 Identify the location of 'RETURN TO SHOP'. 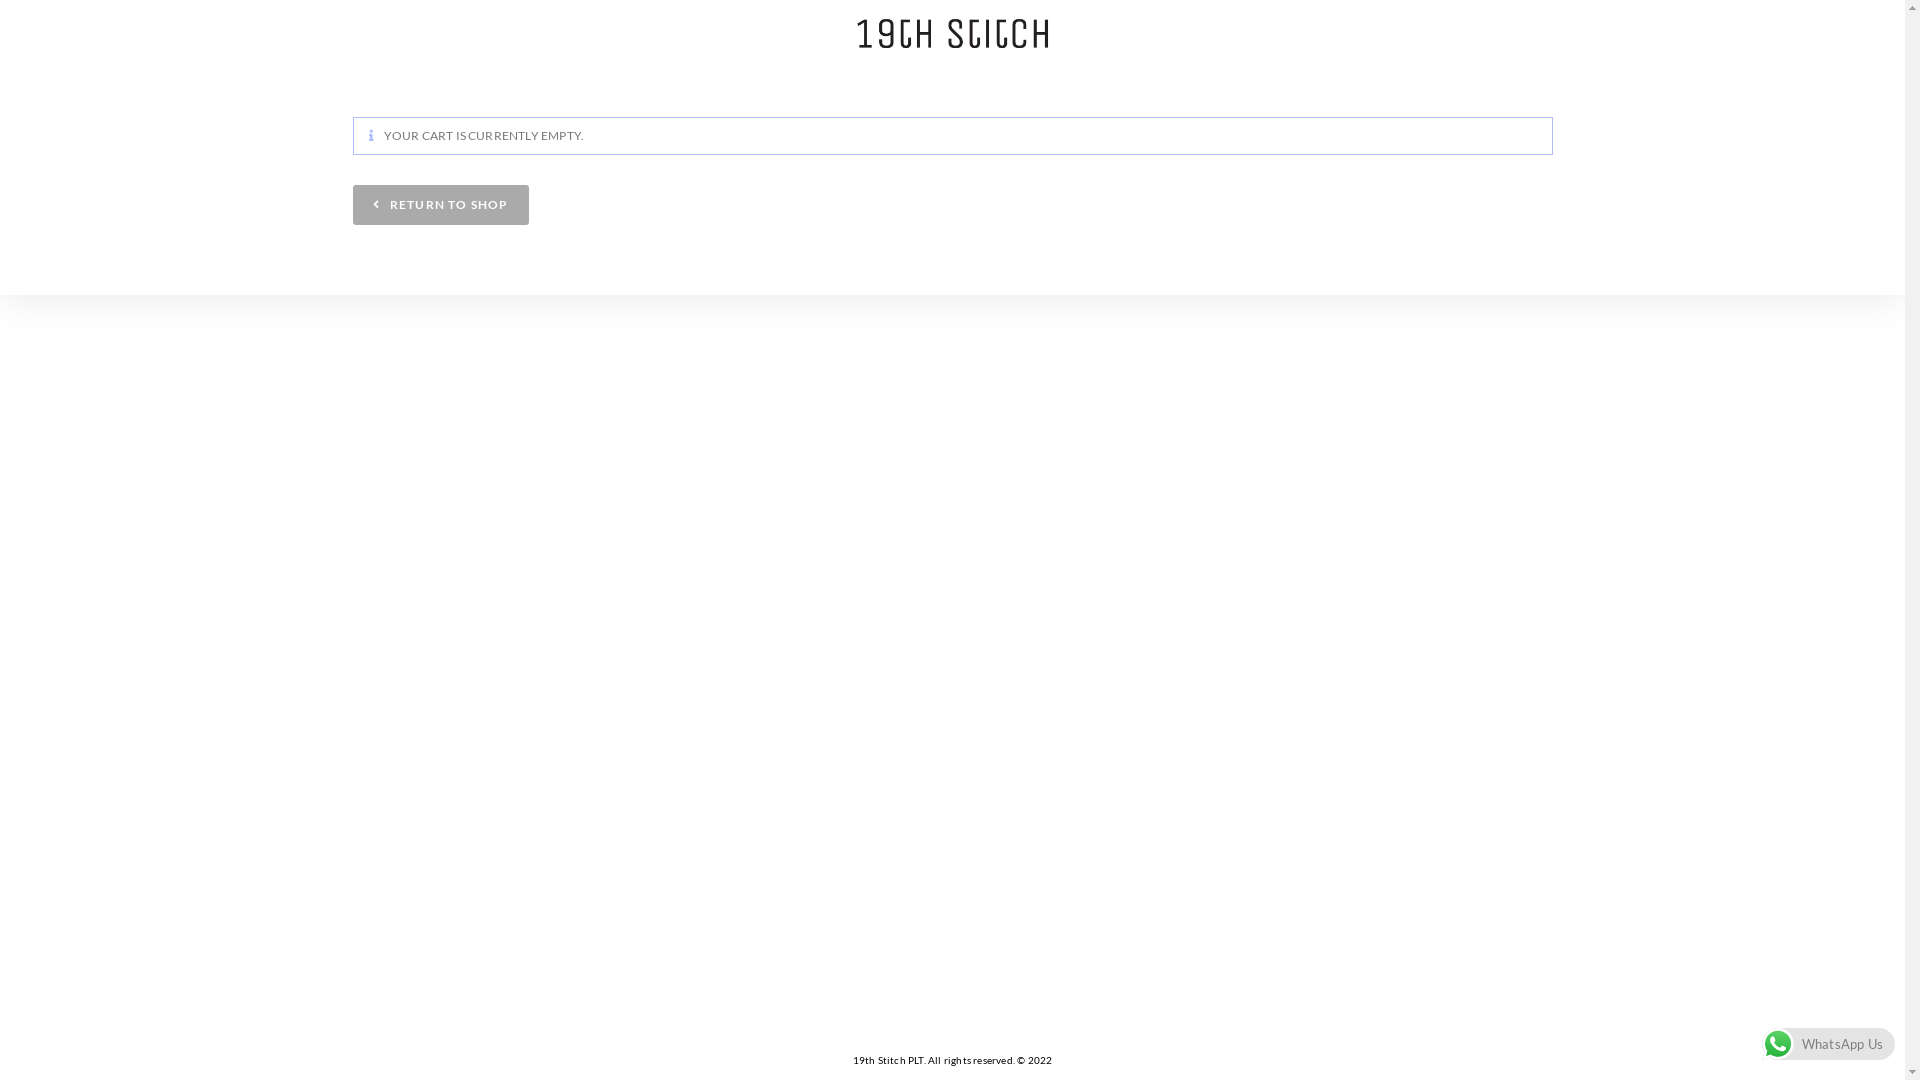
(439, 204).